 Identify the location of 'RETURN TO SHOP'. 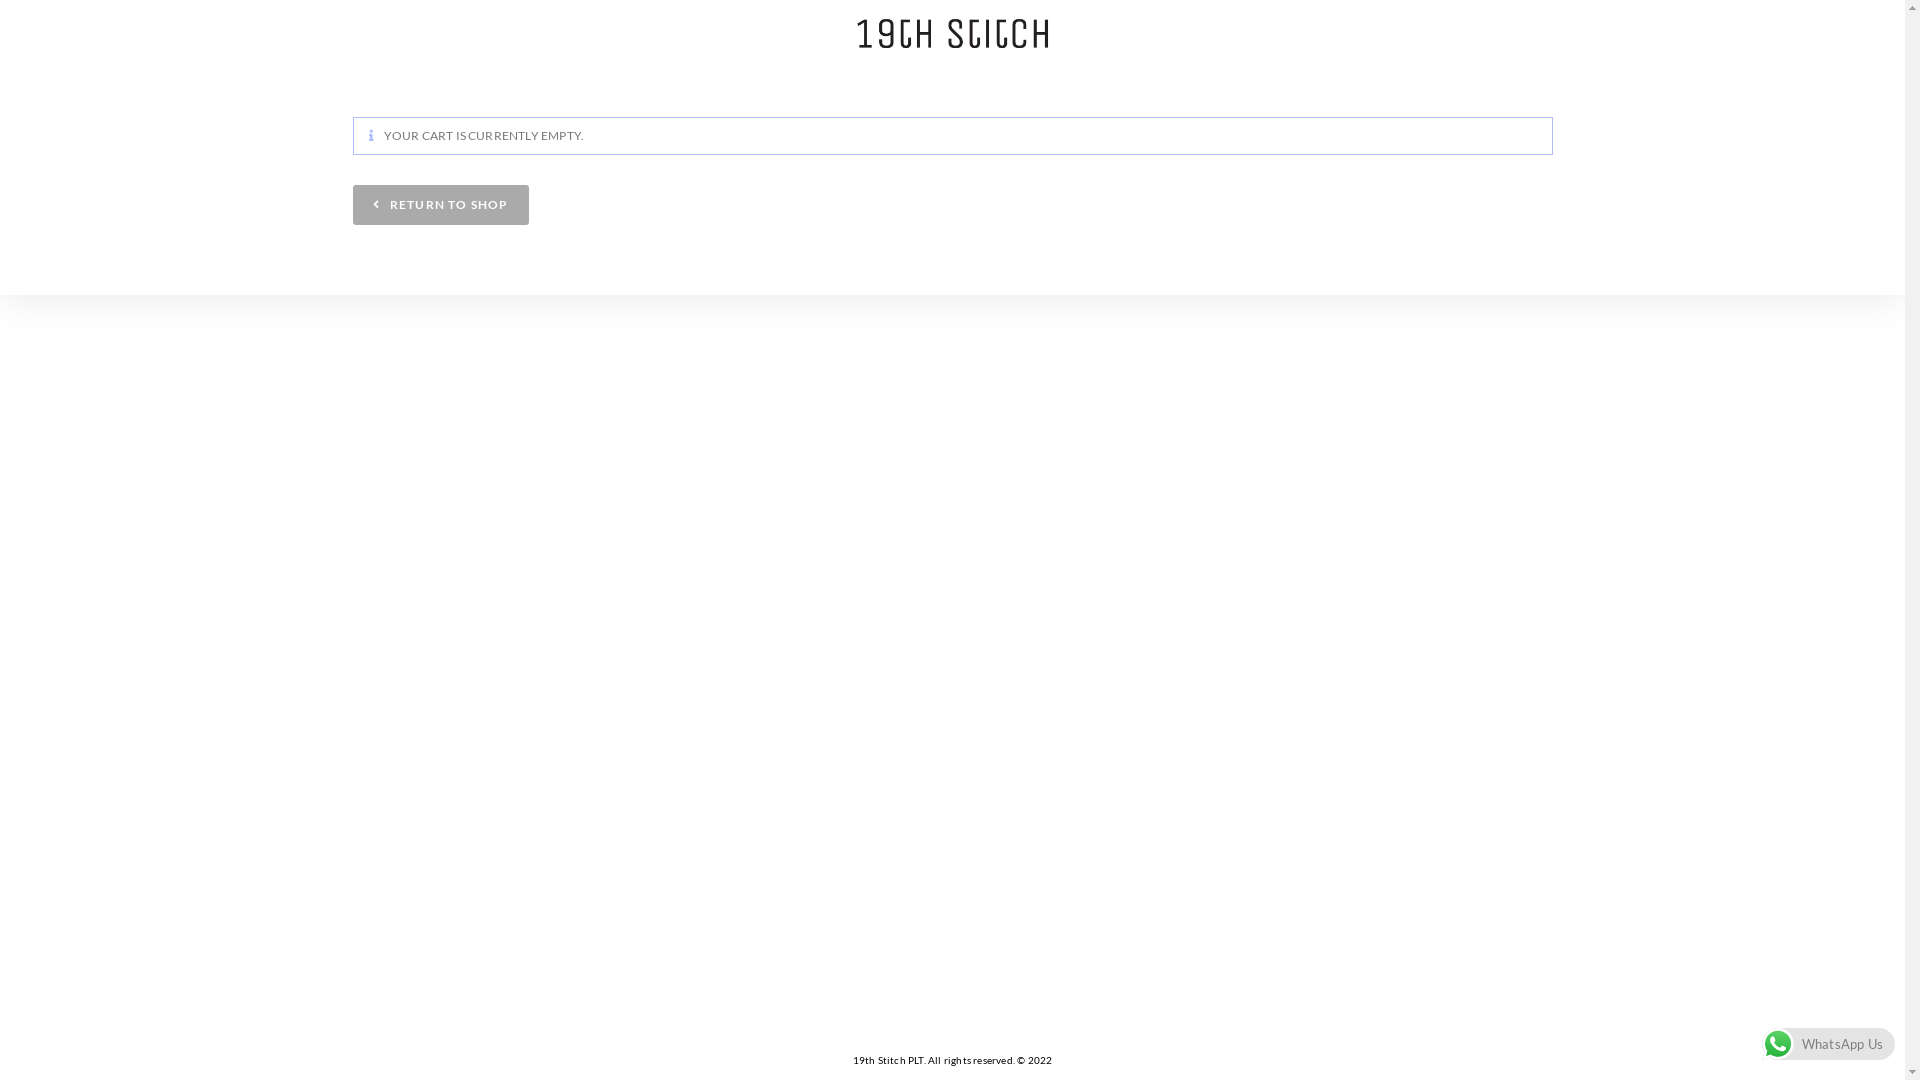
(439, 204).